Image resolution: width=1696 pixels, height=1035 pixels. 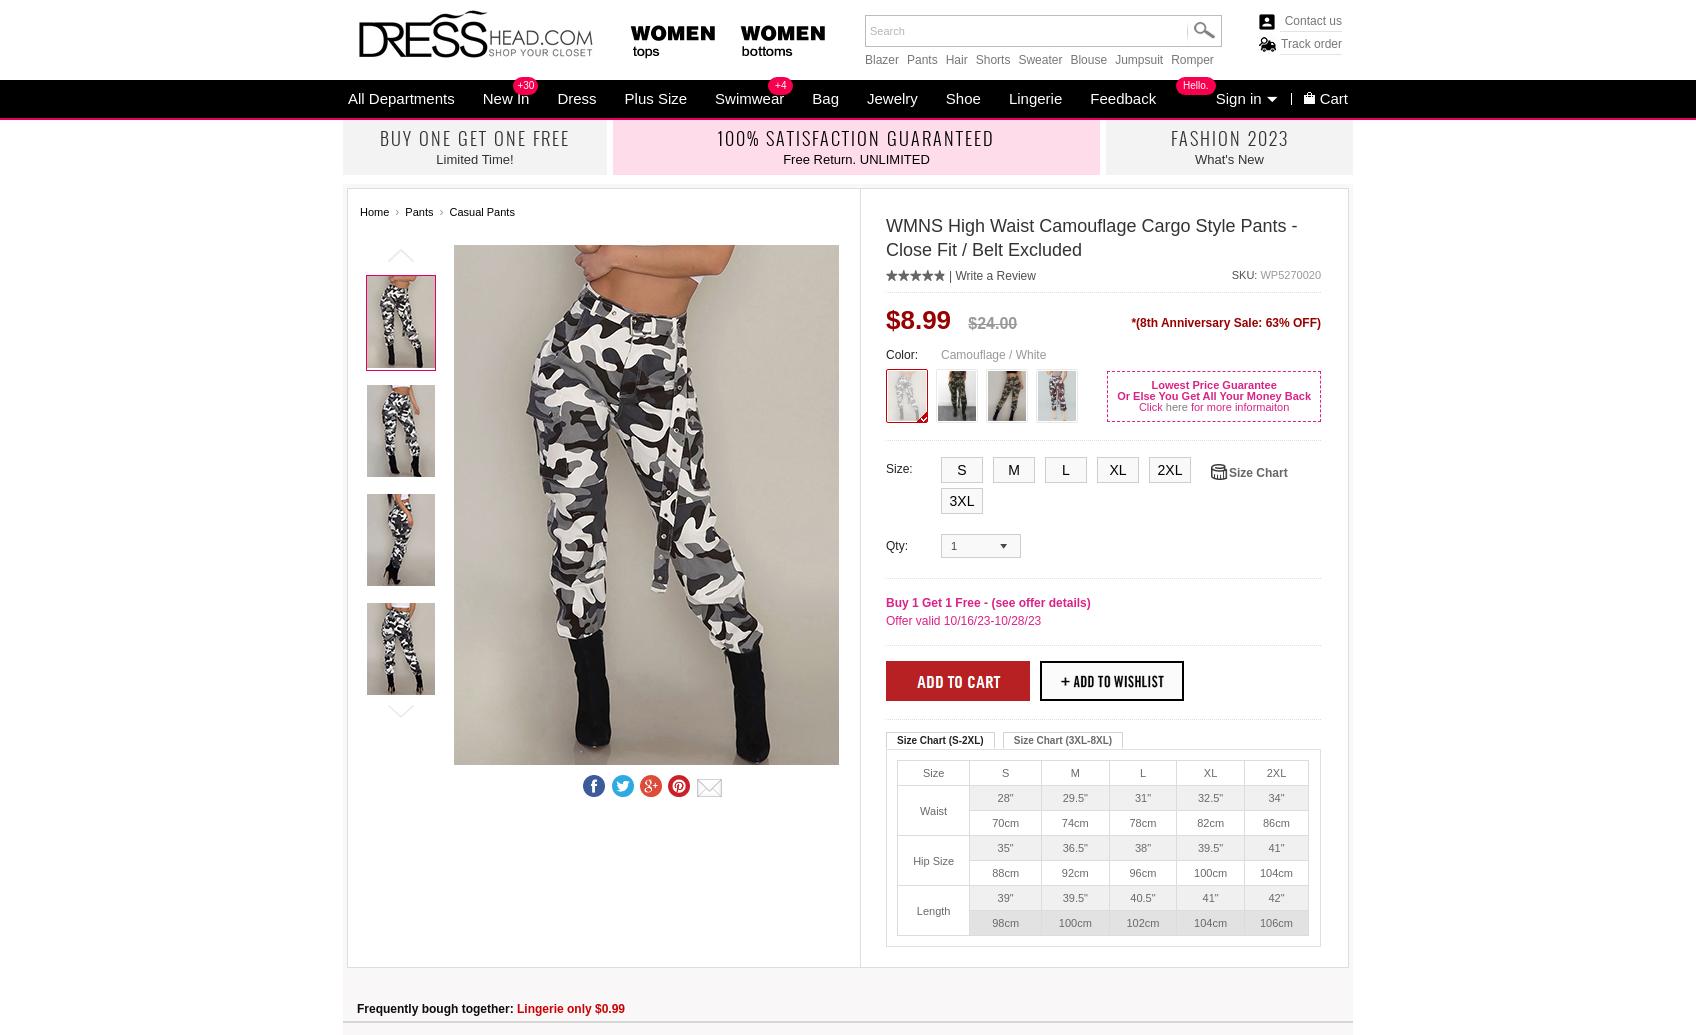 I want to click on 'Length', so click(x=931, y=908).